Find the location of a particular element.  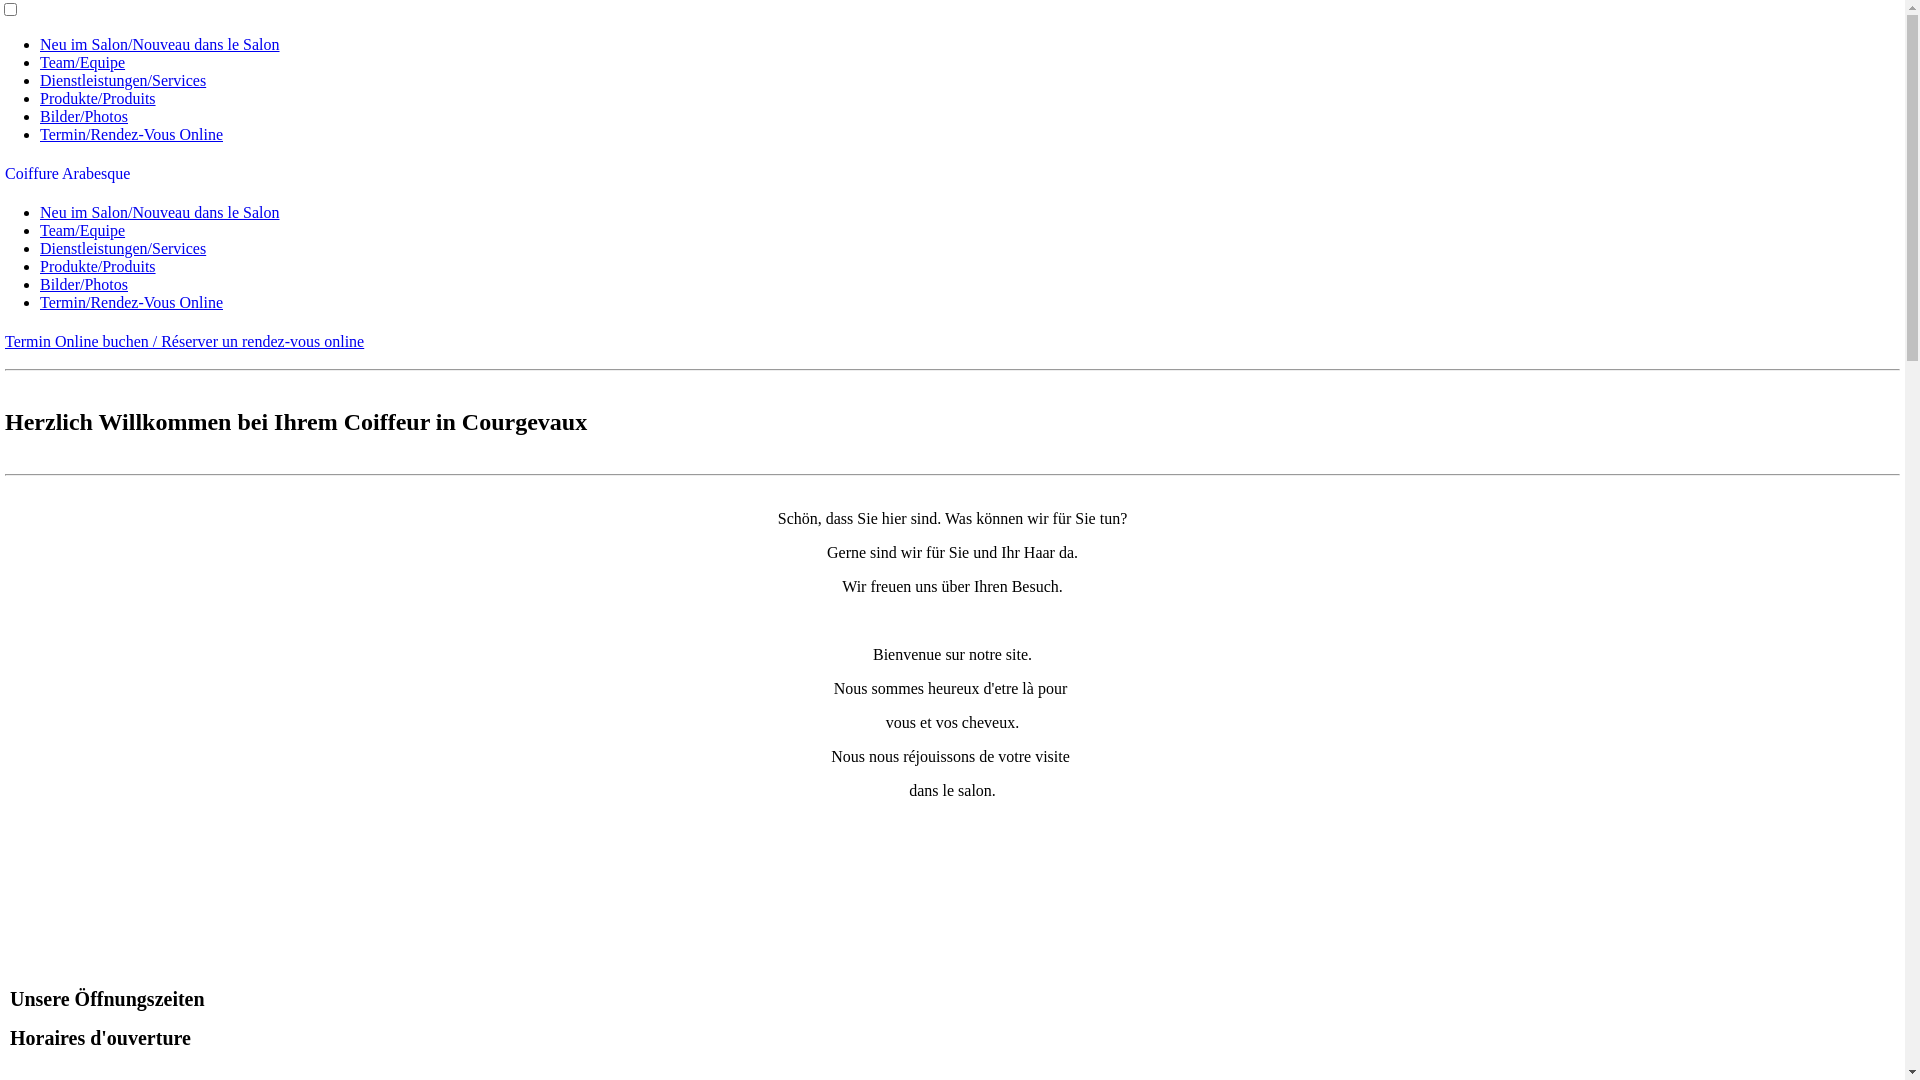

'Dienstleistungen/Services' is located at coordinates (122, 247).